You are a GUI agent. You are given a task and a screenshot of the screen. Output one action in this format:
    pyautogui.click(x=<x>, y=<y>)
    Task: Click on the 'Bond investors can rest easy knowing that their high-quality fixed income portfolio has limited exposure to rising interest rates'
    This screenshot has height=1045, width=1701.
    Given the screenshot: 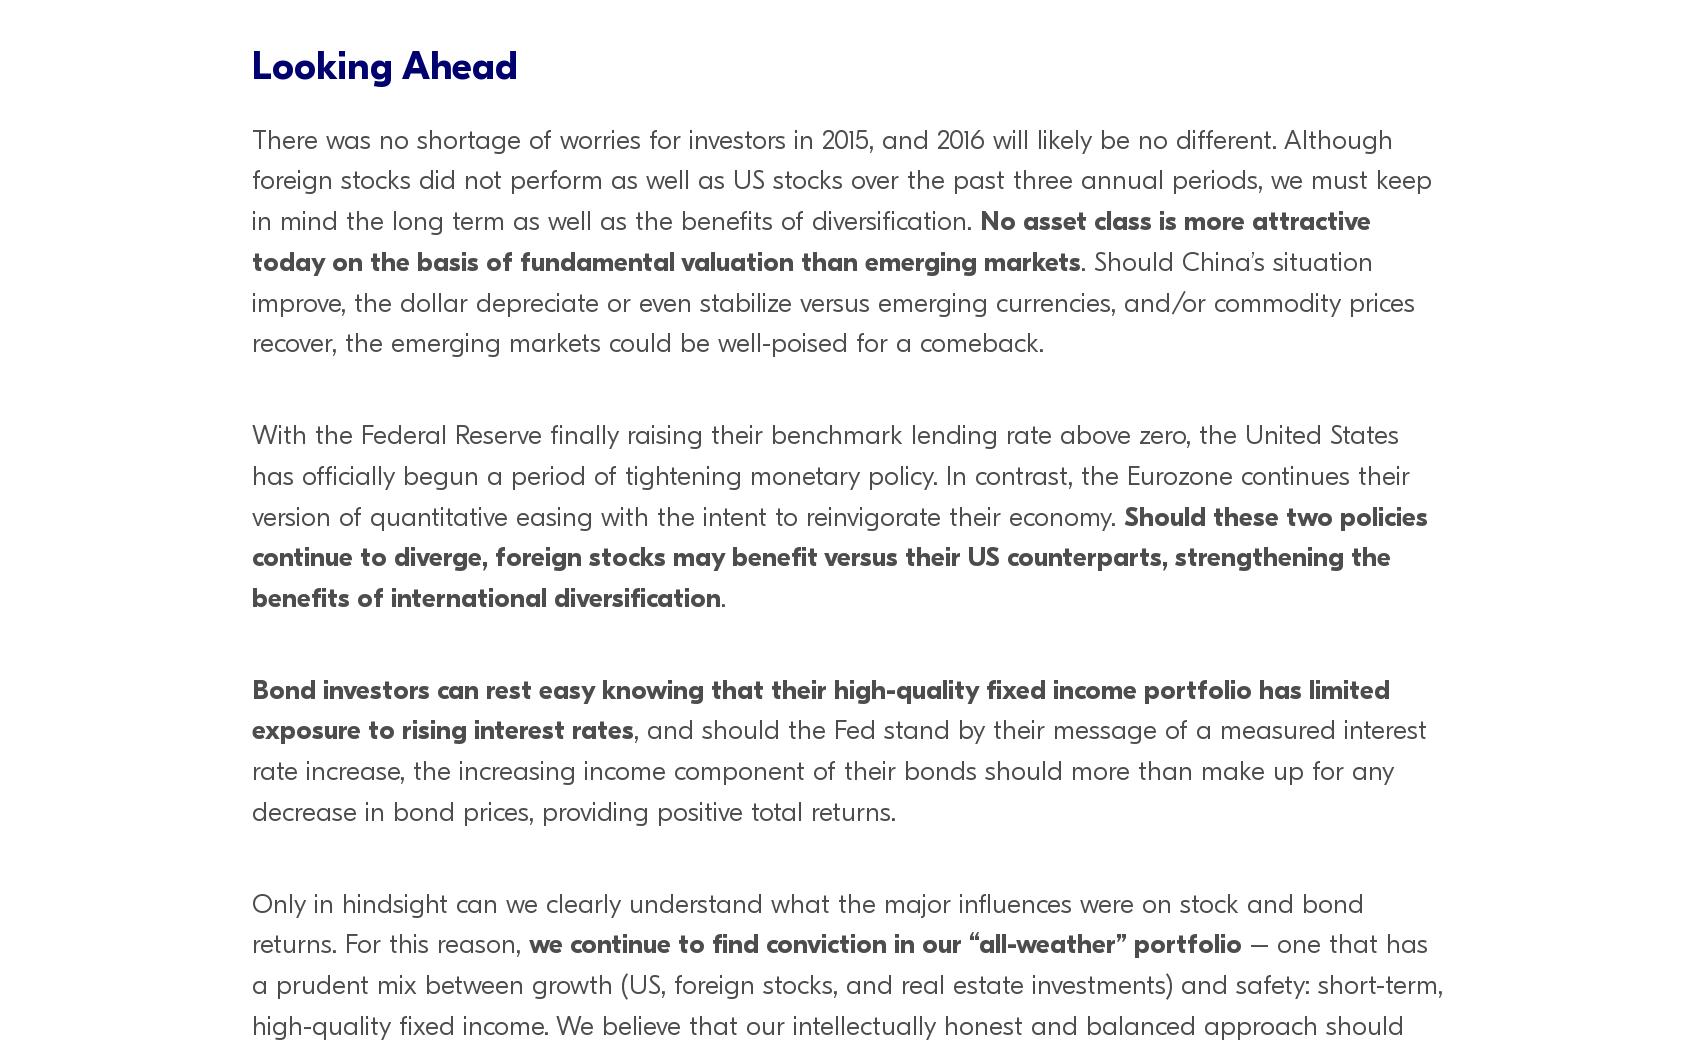 What is the action you would take?
    pyautogui.click(x=821, y=708)
    